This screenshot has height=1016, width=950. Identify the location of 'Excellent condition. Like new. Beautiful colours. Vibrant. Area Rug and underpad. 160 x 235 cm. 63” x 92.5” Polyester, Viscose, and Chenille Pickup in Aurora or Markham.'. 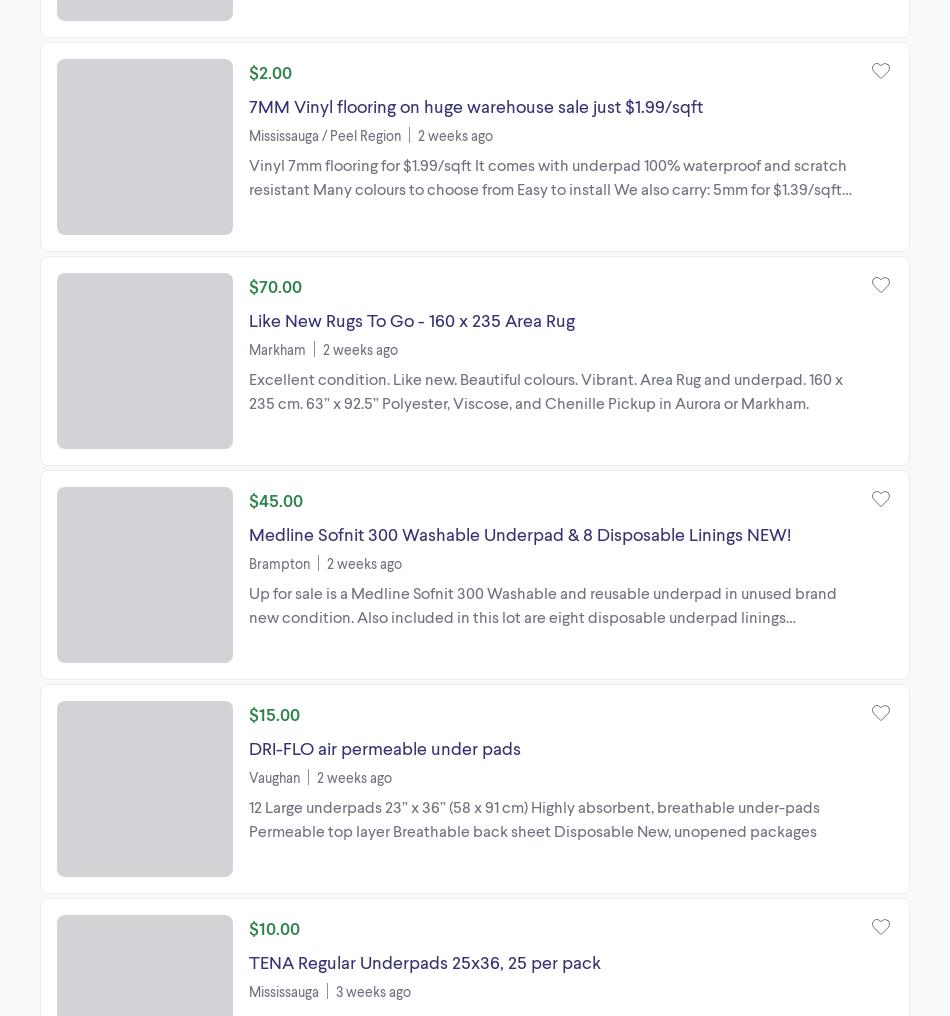
(545, 388).